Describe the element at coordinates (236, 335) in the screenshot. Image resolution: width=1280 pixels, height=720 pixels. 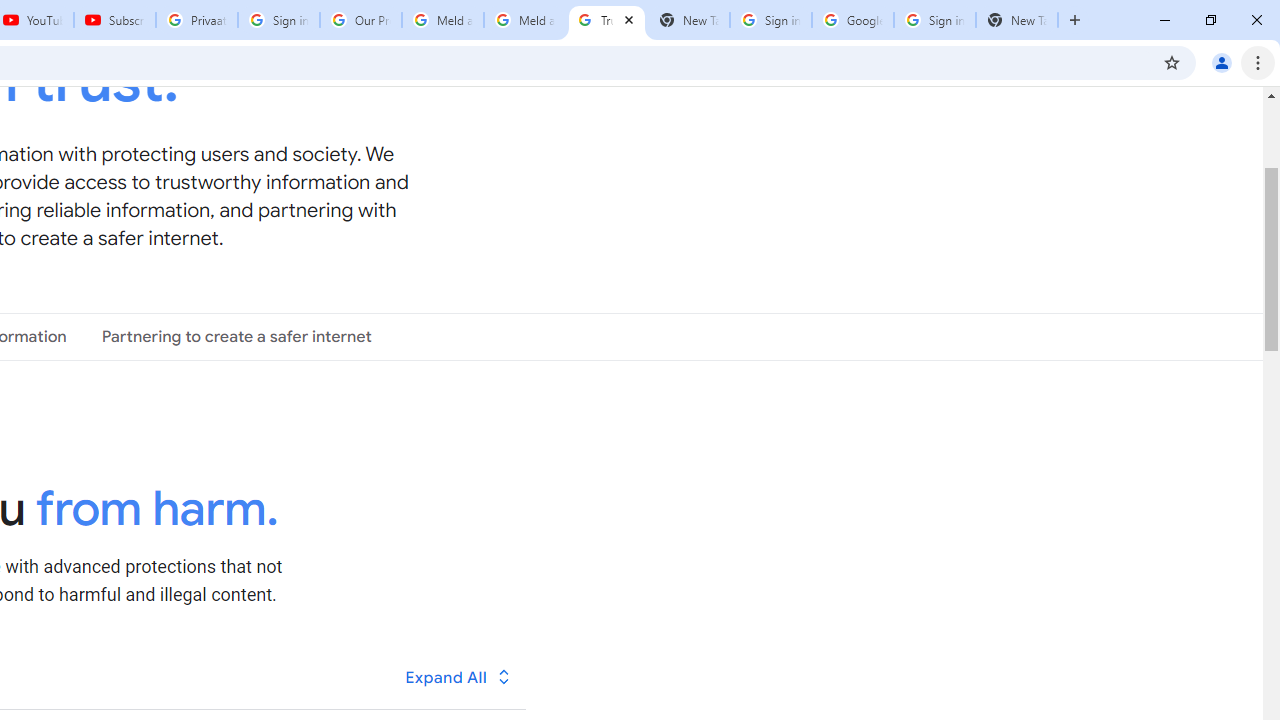
I see `'Partnering to create a safer internet'` at that location.